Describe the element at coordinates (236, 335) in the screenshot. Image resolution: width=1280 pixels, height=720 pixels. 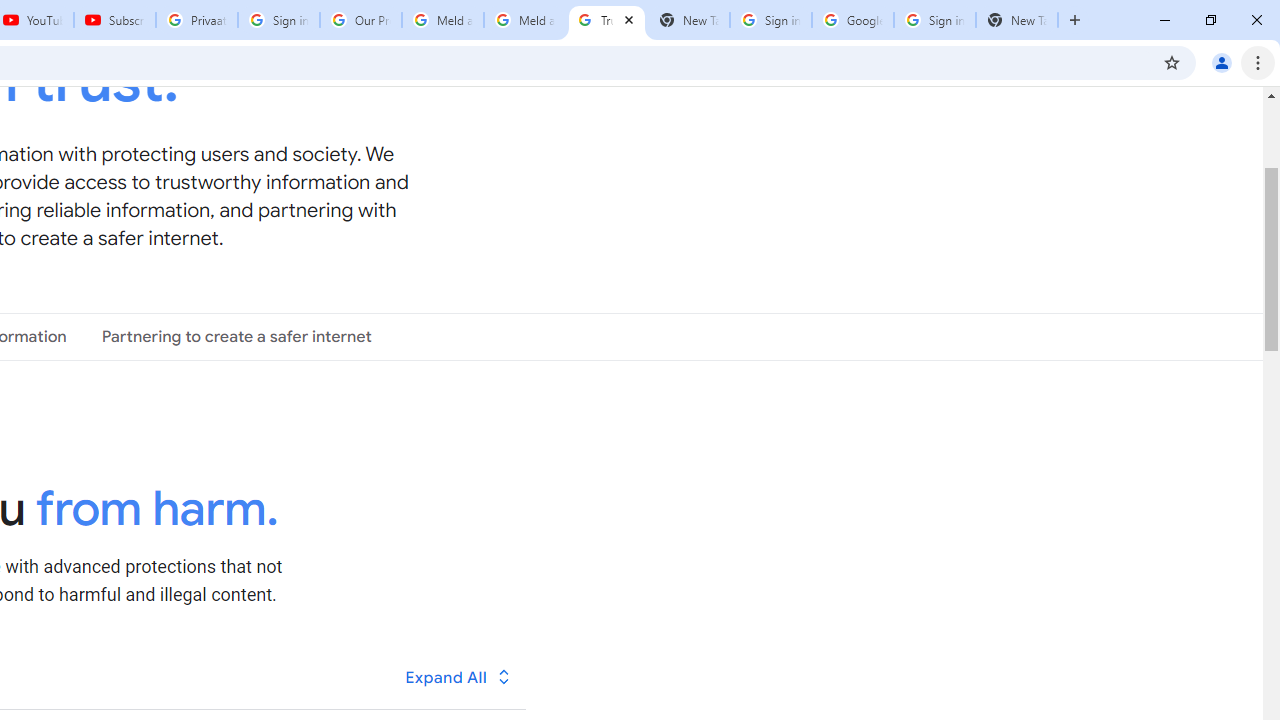
I see `'Partnering to create a safer internet'` at that location.